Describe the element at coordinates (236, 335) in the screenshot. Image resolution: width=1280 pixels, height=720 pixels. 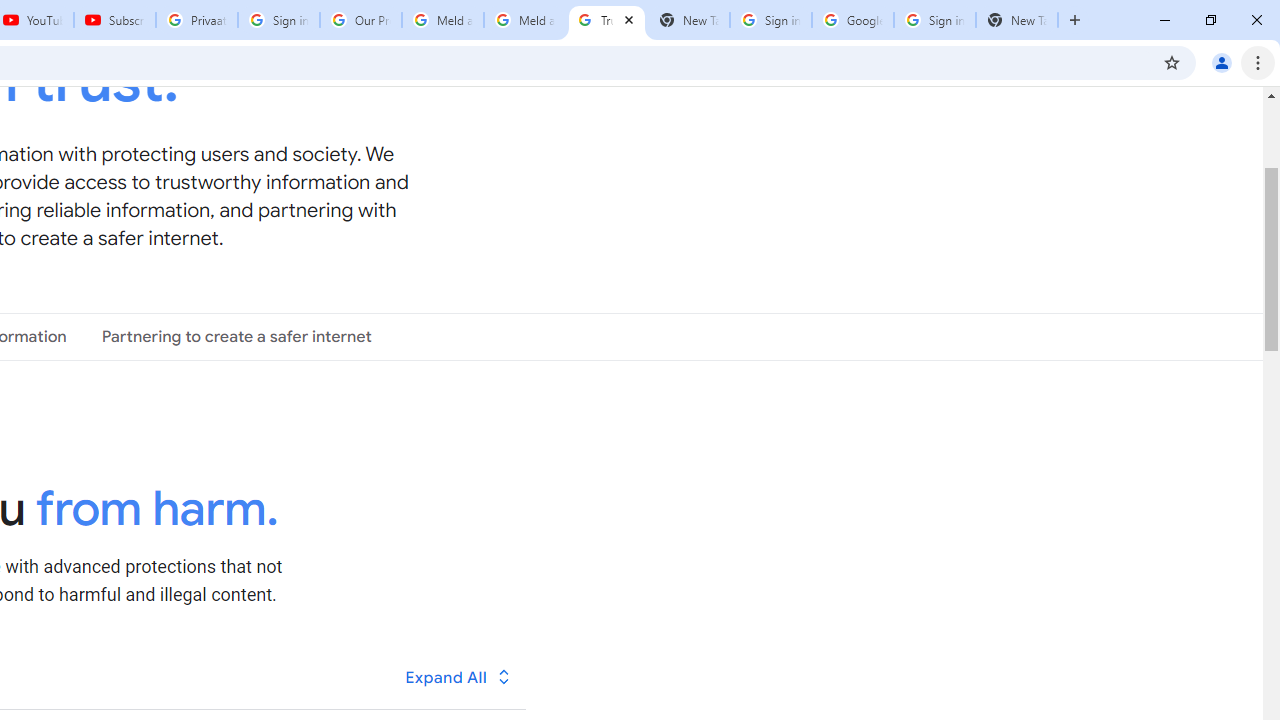
I see `'Partnering to create a safer internet'` at that location.